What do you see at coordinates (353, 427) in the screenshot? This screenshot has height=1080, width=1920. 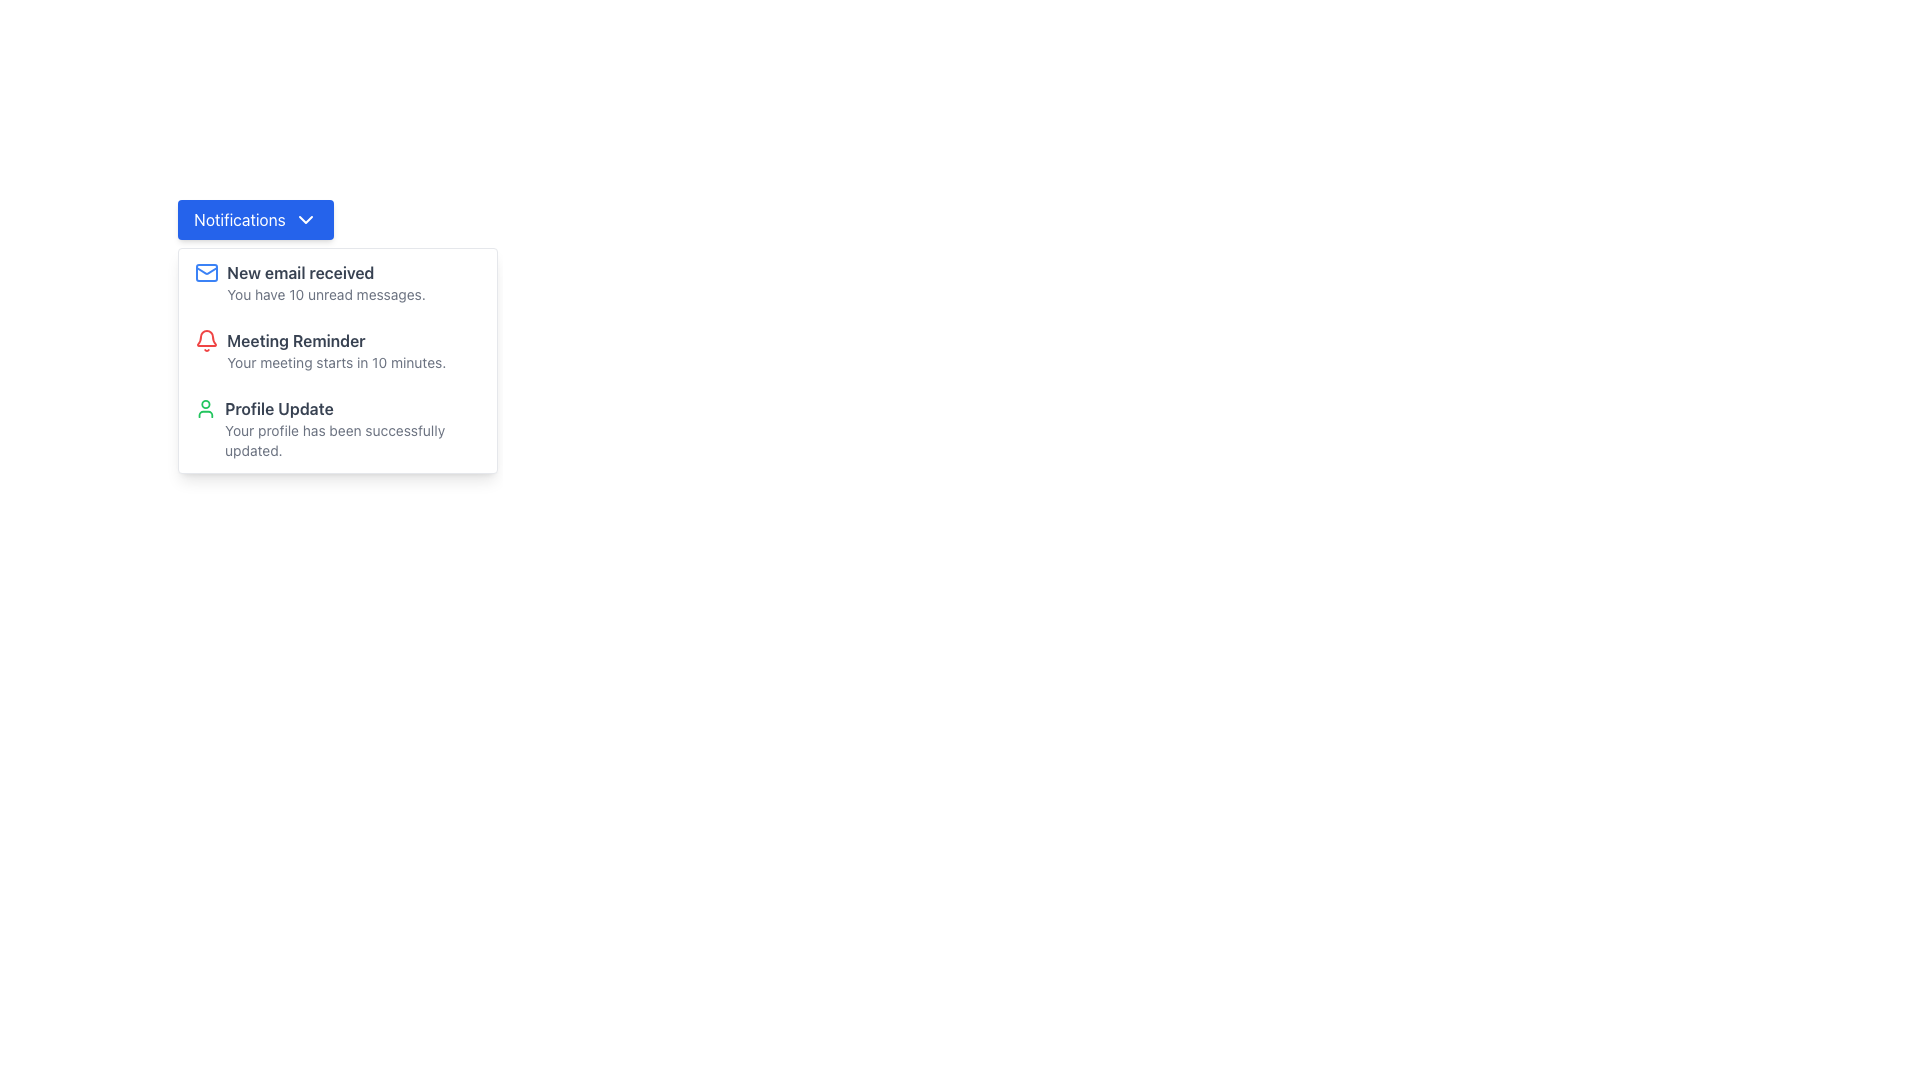 I see `the 'Profile Update' notification text block that indicates a successful profile update` at bounding box center [353, 427].